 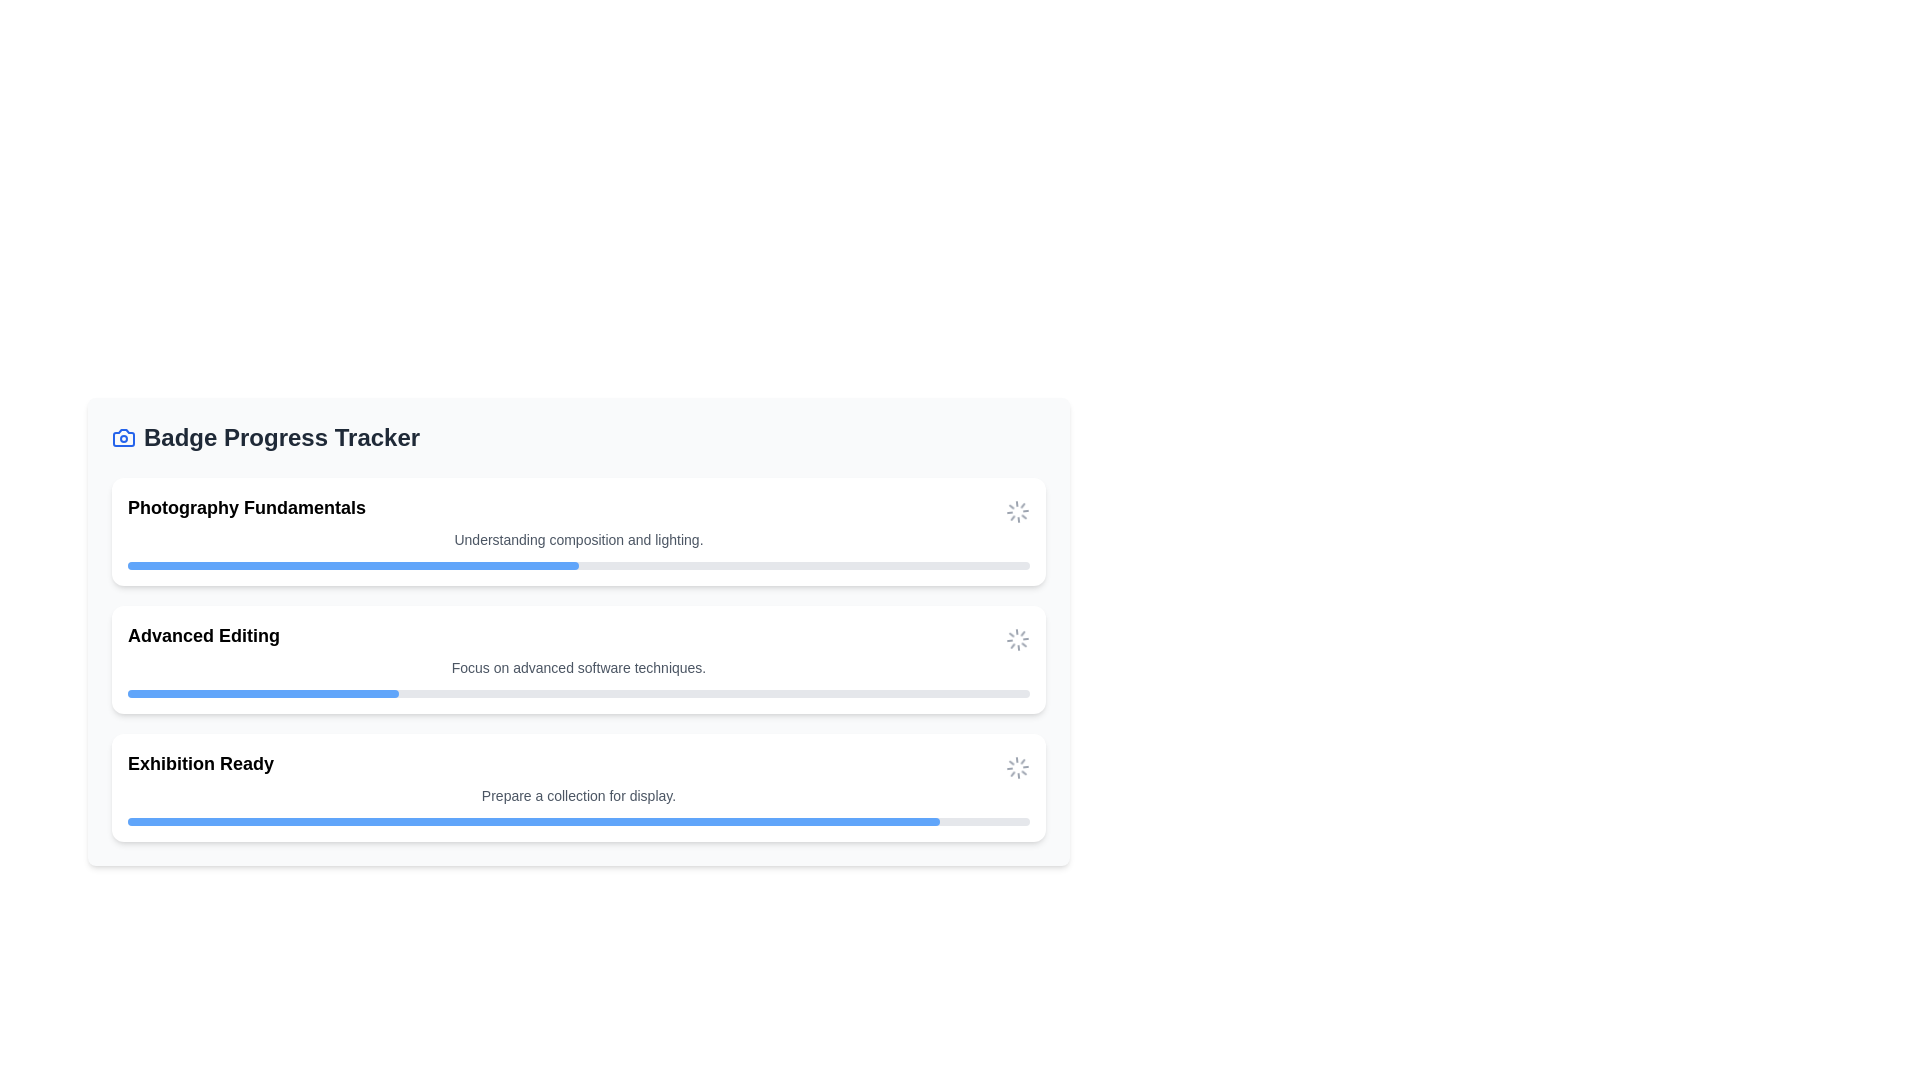 What do you see at coordinates (262, 693) in the screenshot?
I see `the blue progress bar located within the 'Advanced Editing' section of the 'Badge Progress Tracker', which is horizontally positioned and occupies approximately 30% of the width of the gray bar` at bounding box center [262, 693].